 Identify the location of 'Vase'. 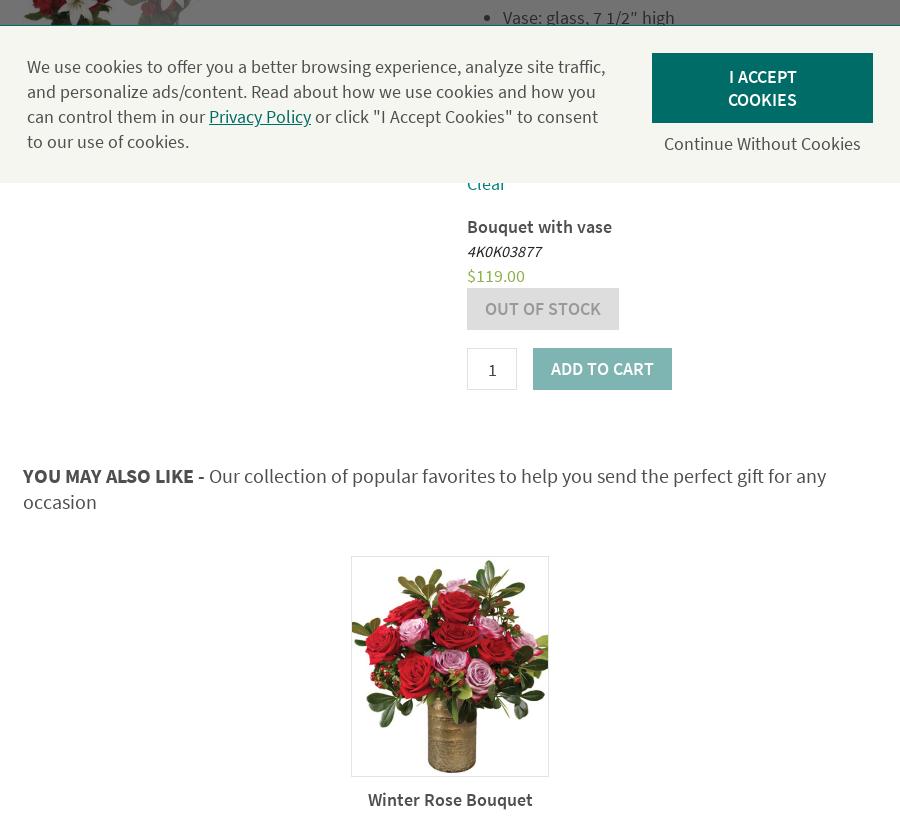
(483, 112).